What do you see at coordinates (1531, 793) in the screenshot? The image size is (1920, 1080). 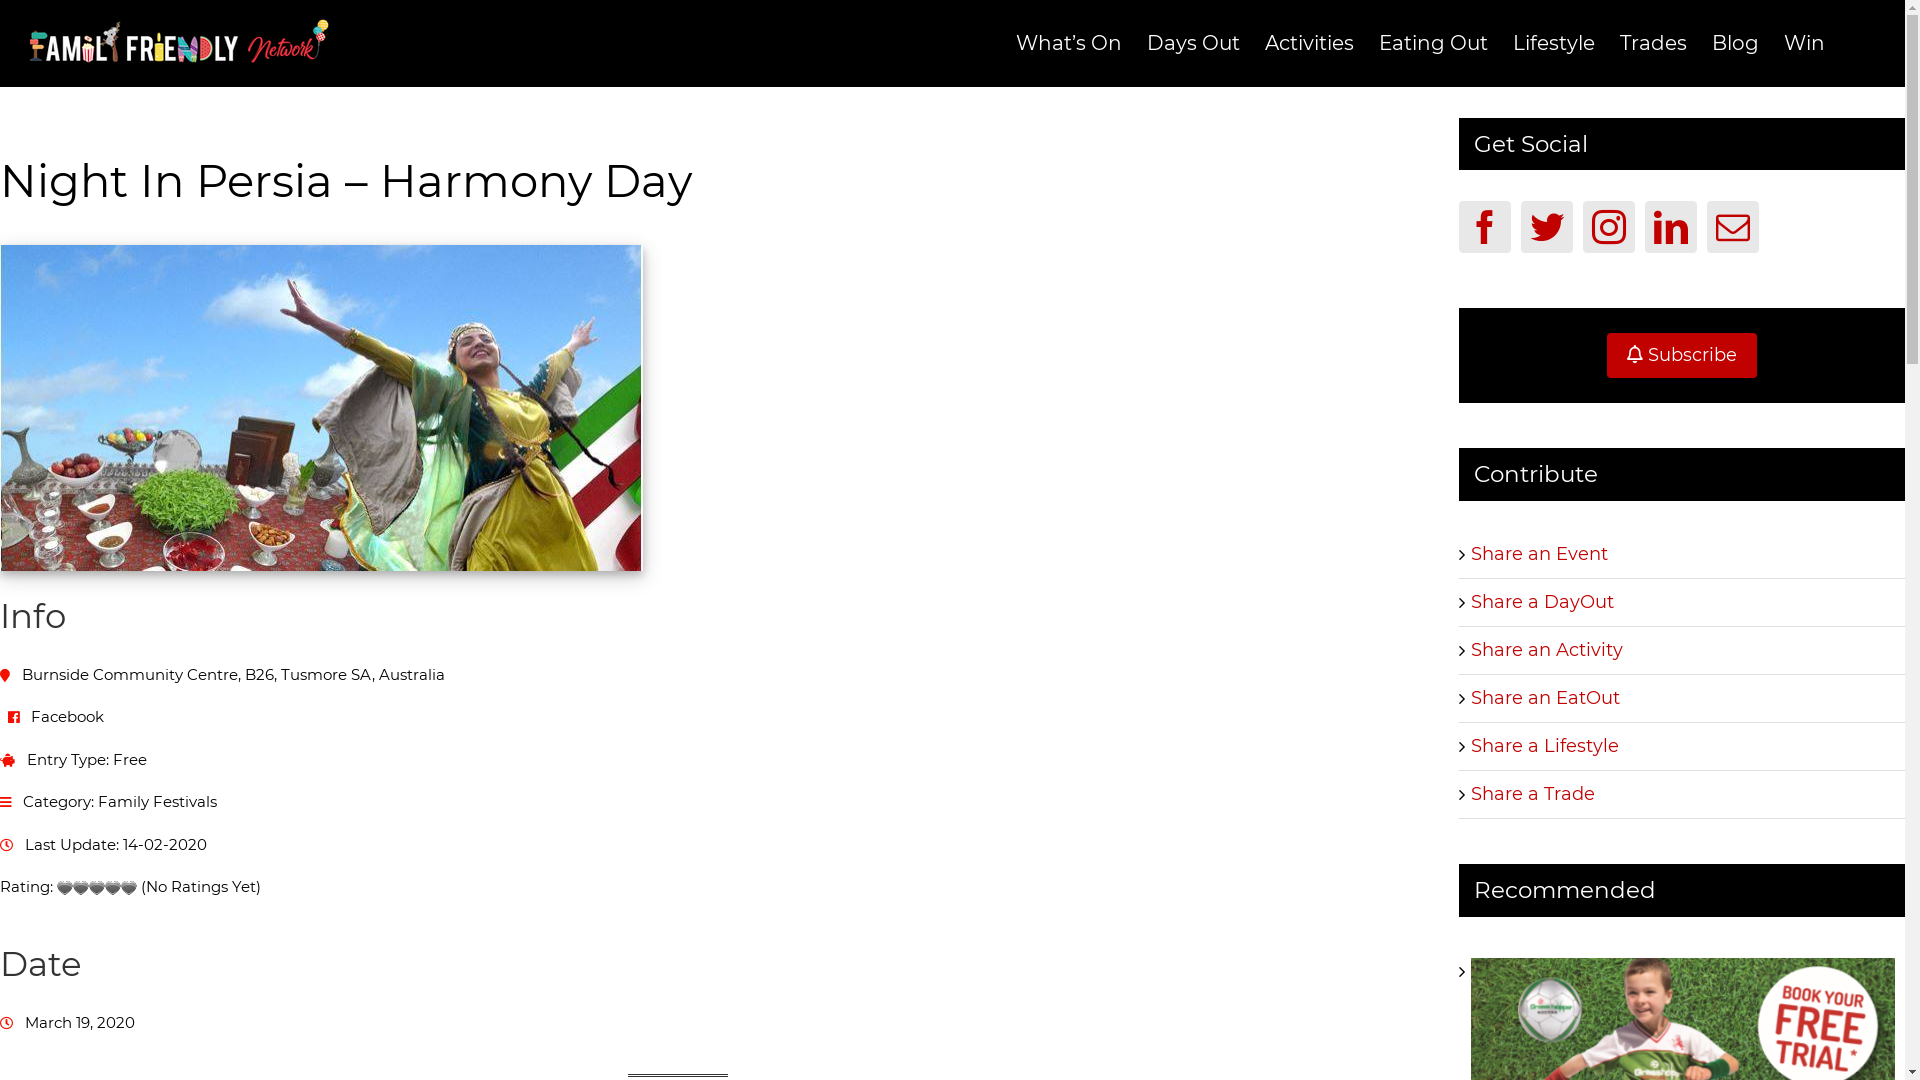 I see `'Share a Trade'` at bounding box center [1531, 793].